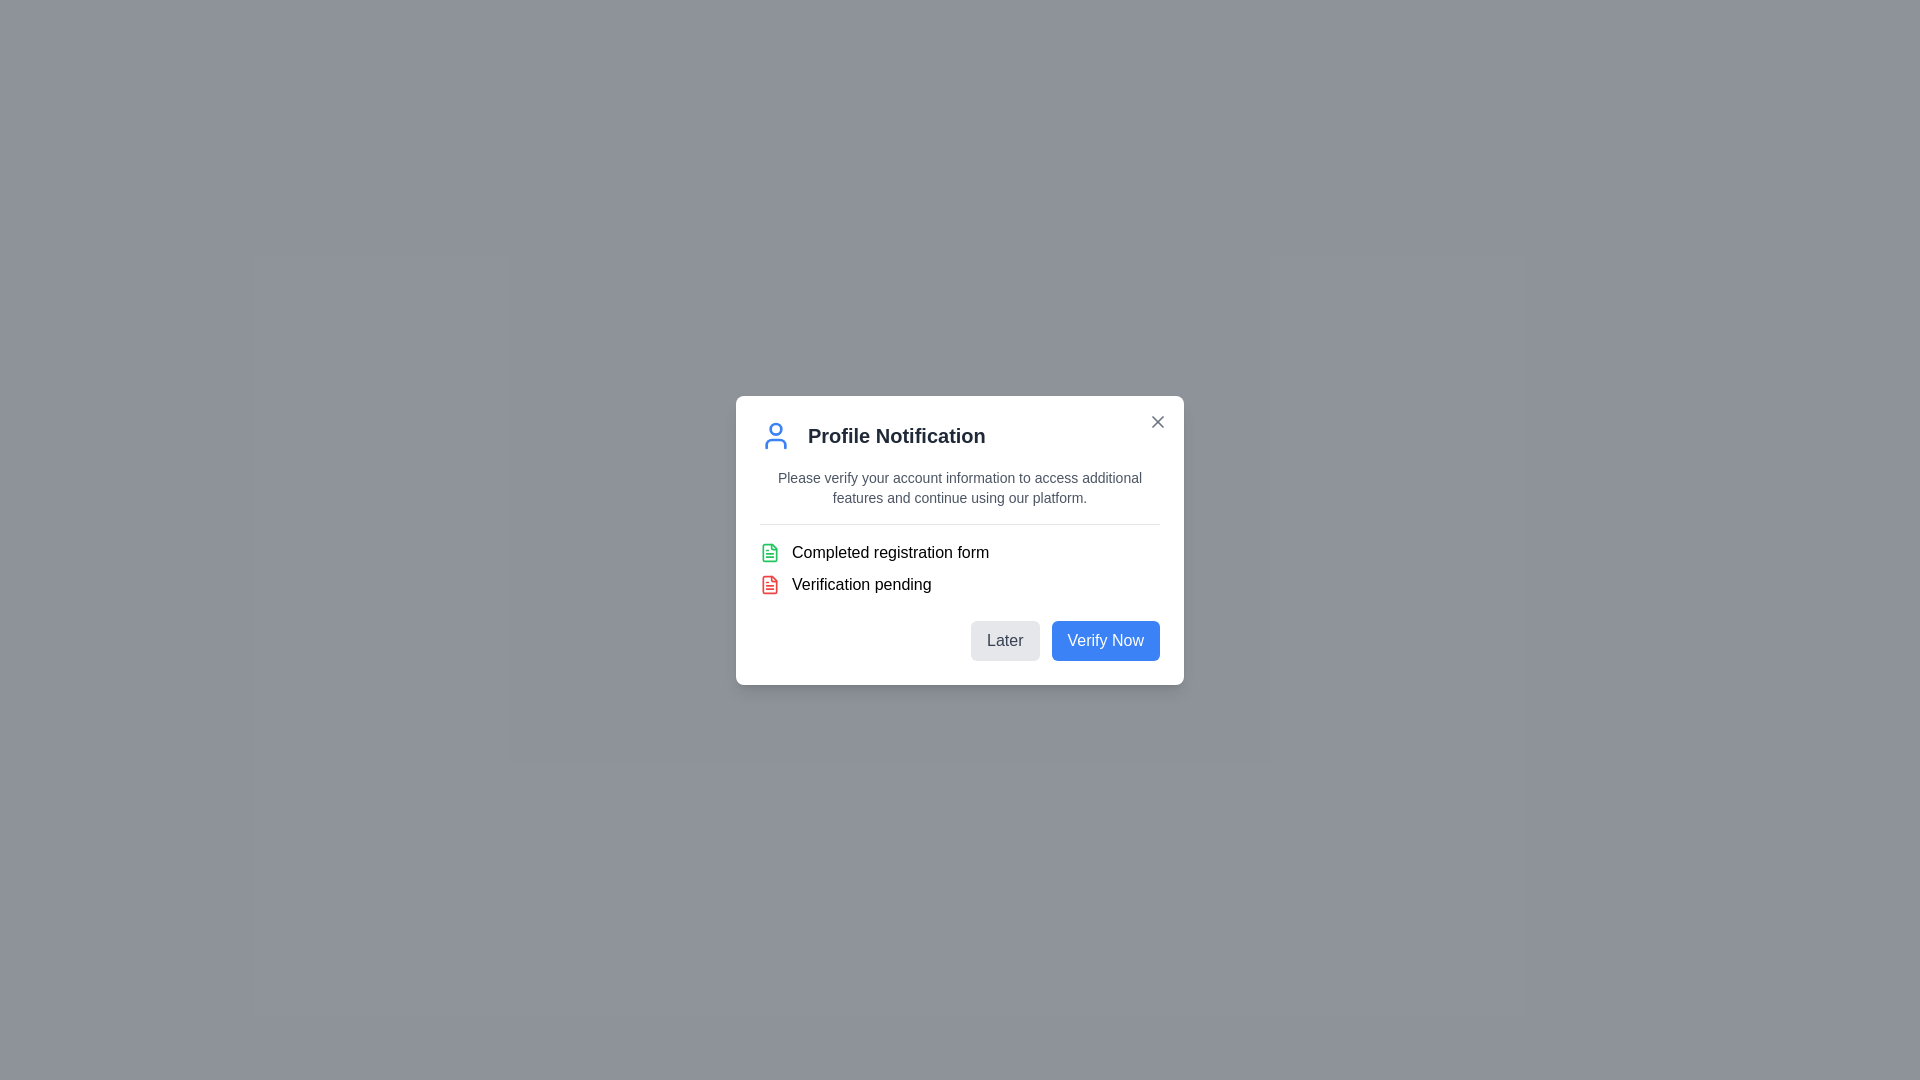 The height and width of the screenshot is (1080, 1920). I want to click on the 'Later' button located on the bottom right of the dialog box to observe a background color change, so click(1005, 640).